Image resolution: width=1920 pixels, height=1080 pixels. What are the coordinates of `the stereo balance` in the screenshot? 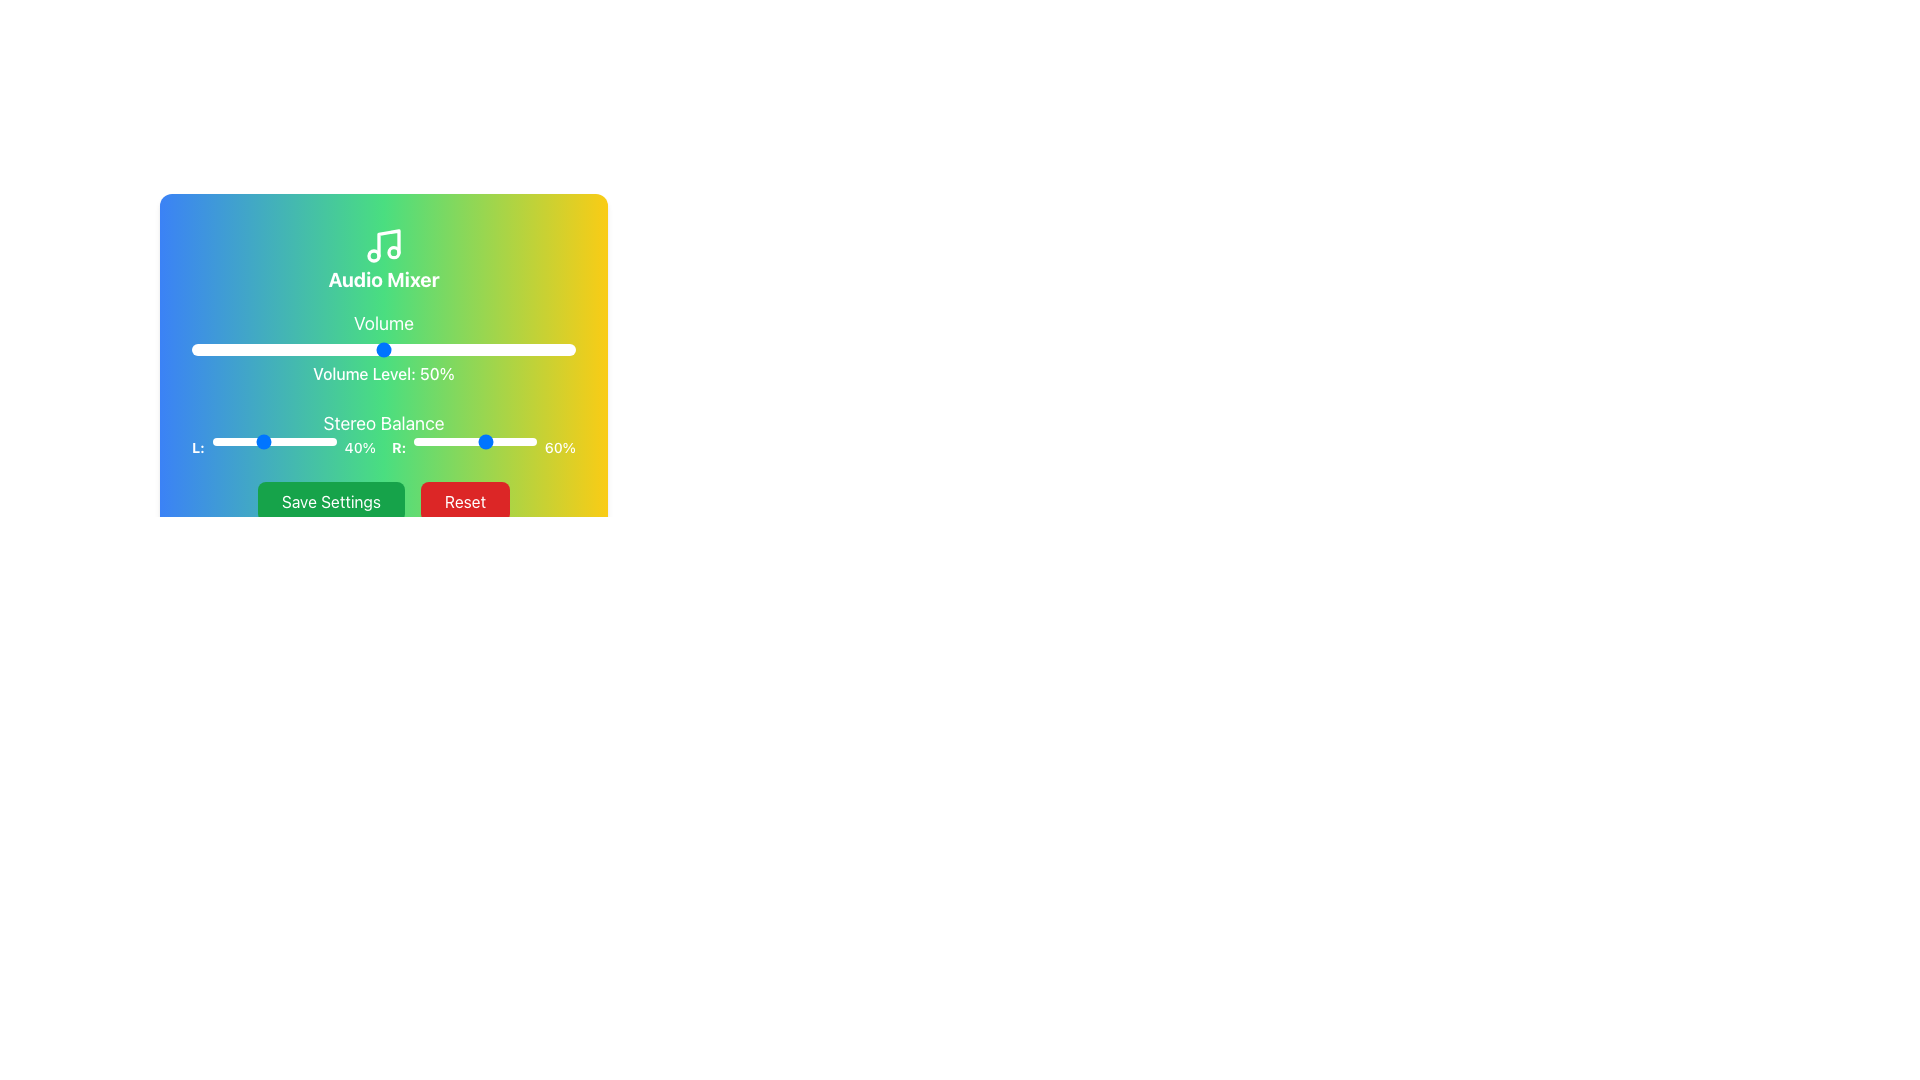 It's located at (507, 441).